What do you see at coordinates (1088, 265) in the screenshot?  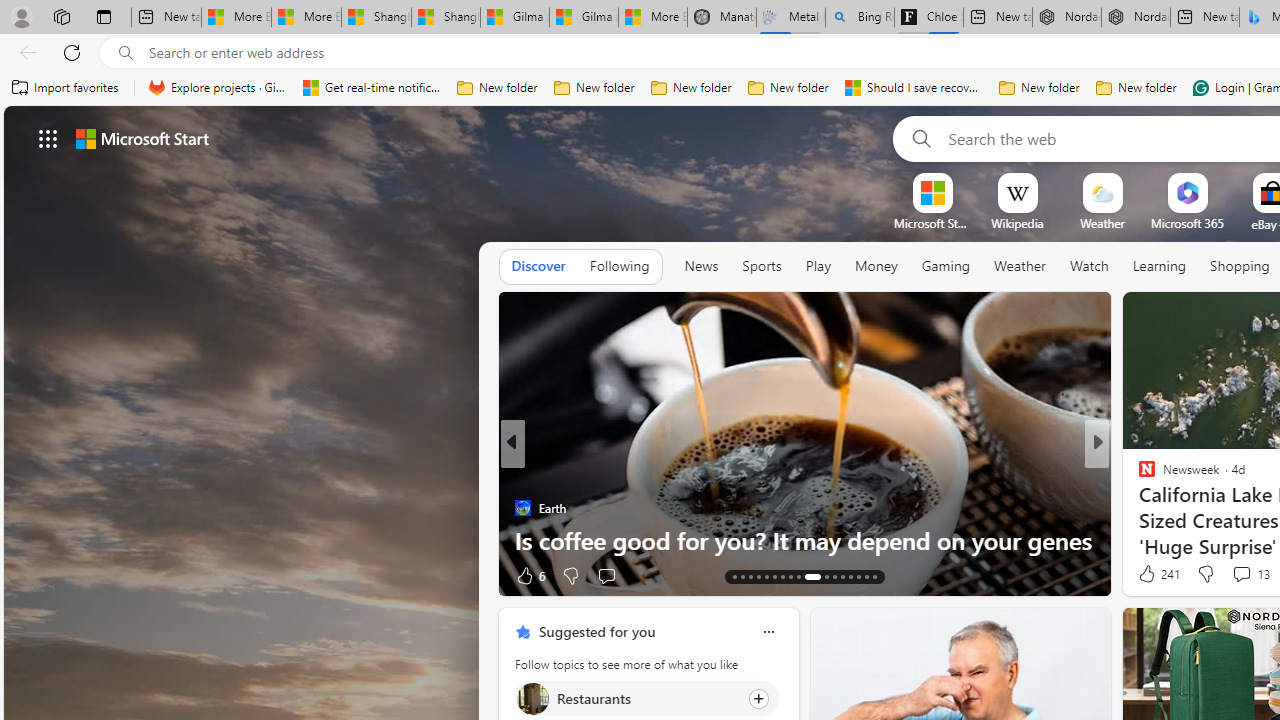 I see `'Watch'` at bounding box center [1088, 265].